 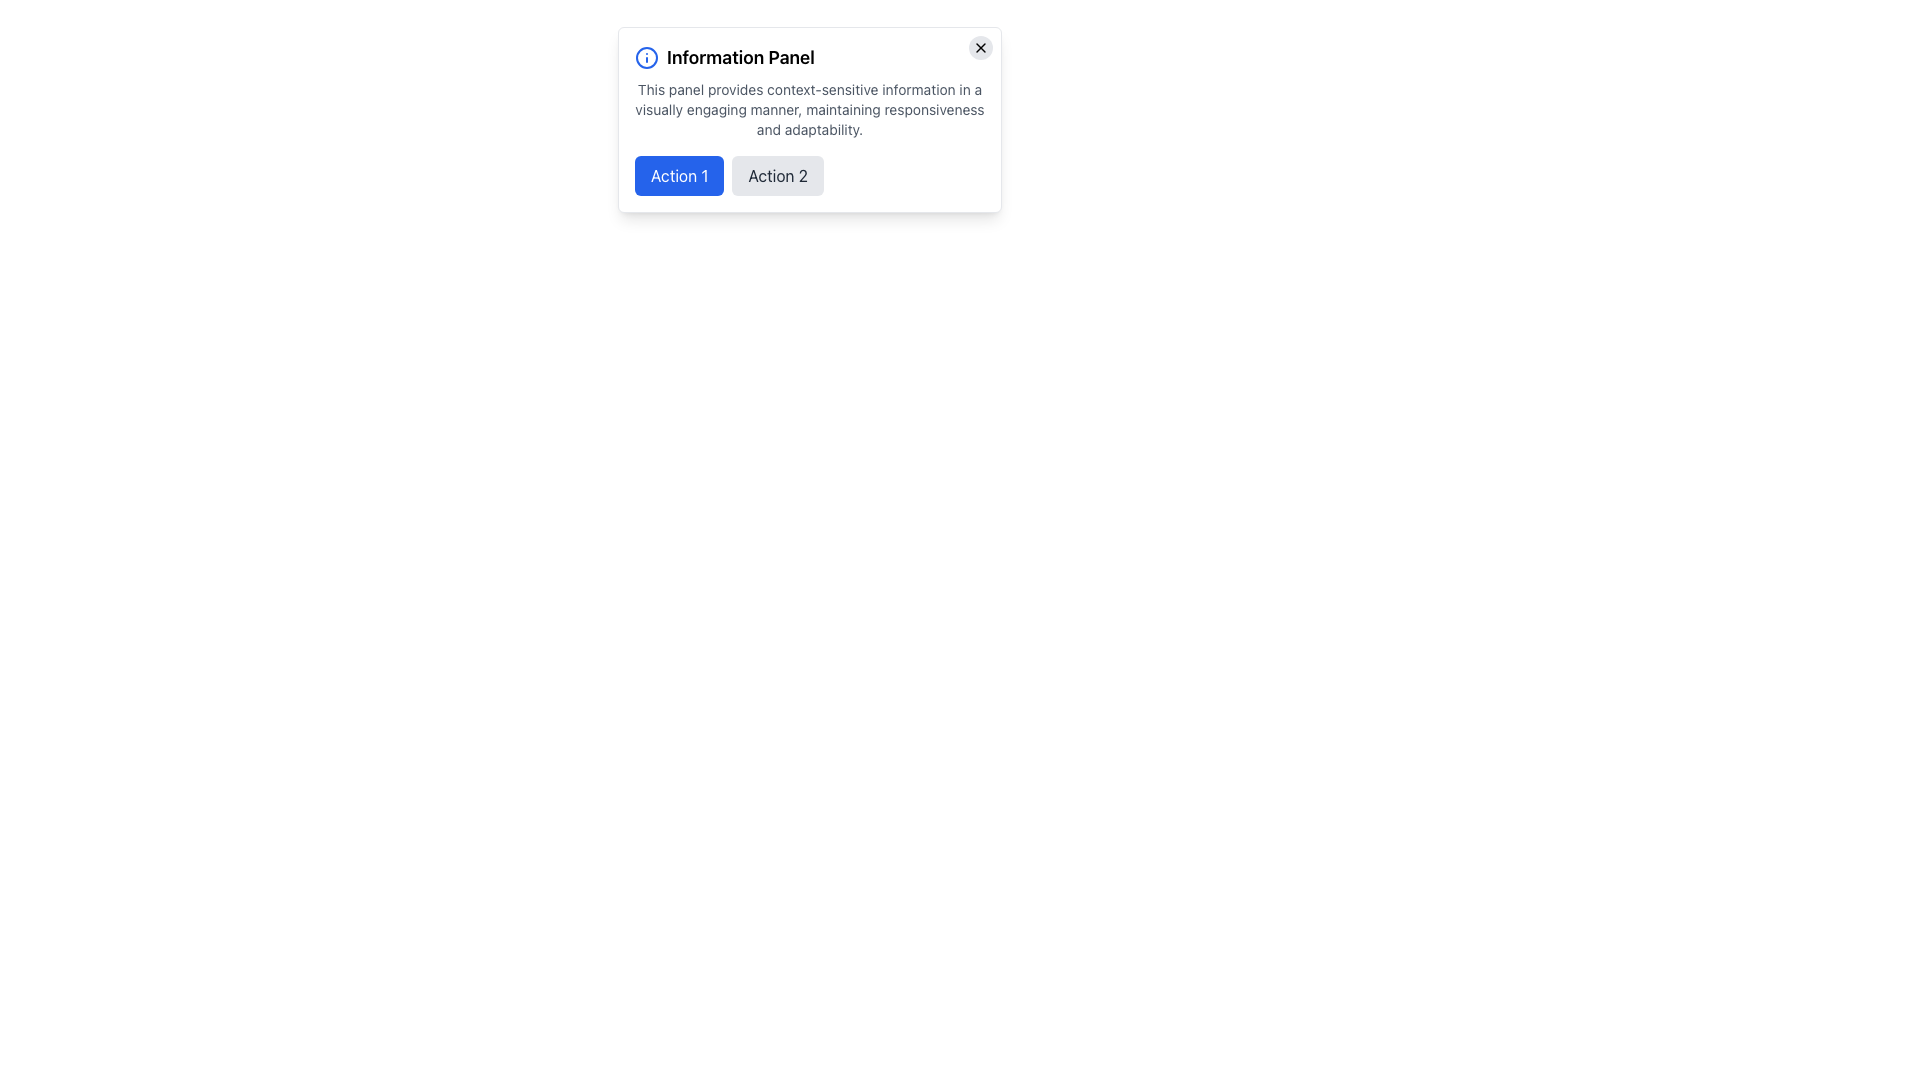 What do you see at coordinates (679, 175) in the screenshot?
I see `the blue button labeled 'Action 1'` at bounding box center [679, 175].